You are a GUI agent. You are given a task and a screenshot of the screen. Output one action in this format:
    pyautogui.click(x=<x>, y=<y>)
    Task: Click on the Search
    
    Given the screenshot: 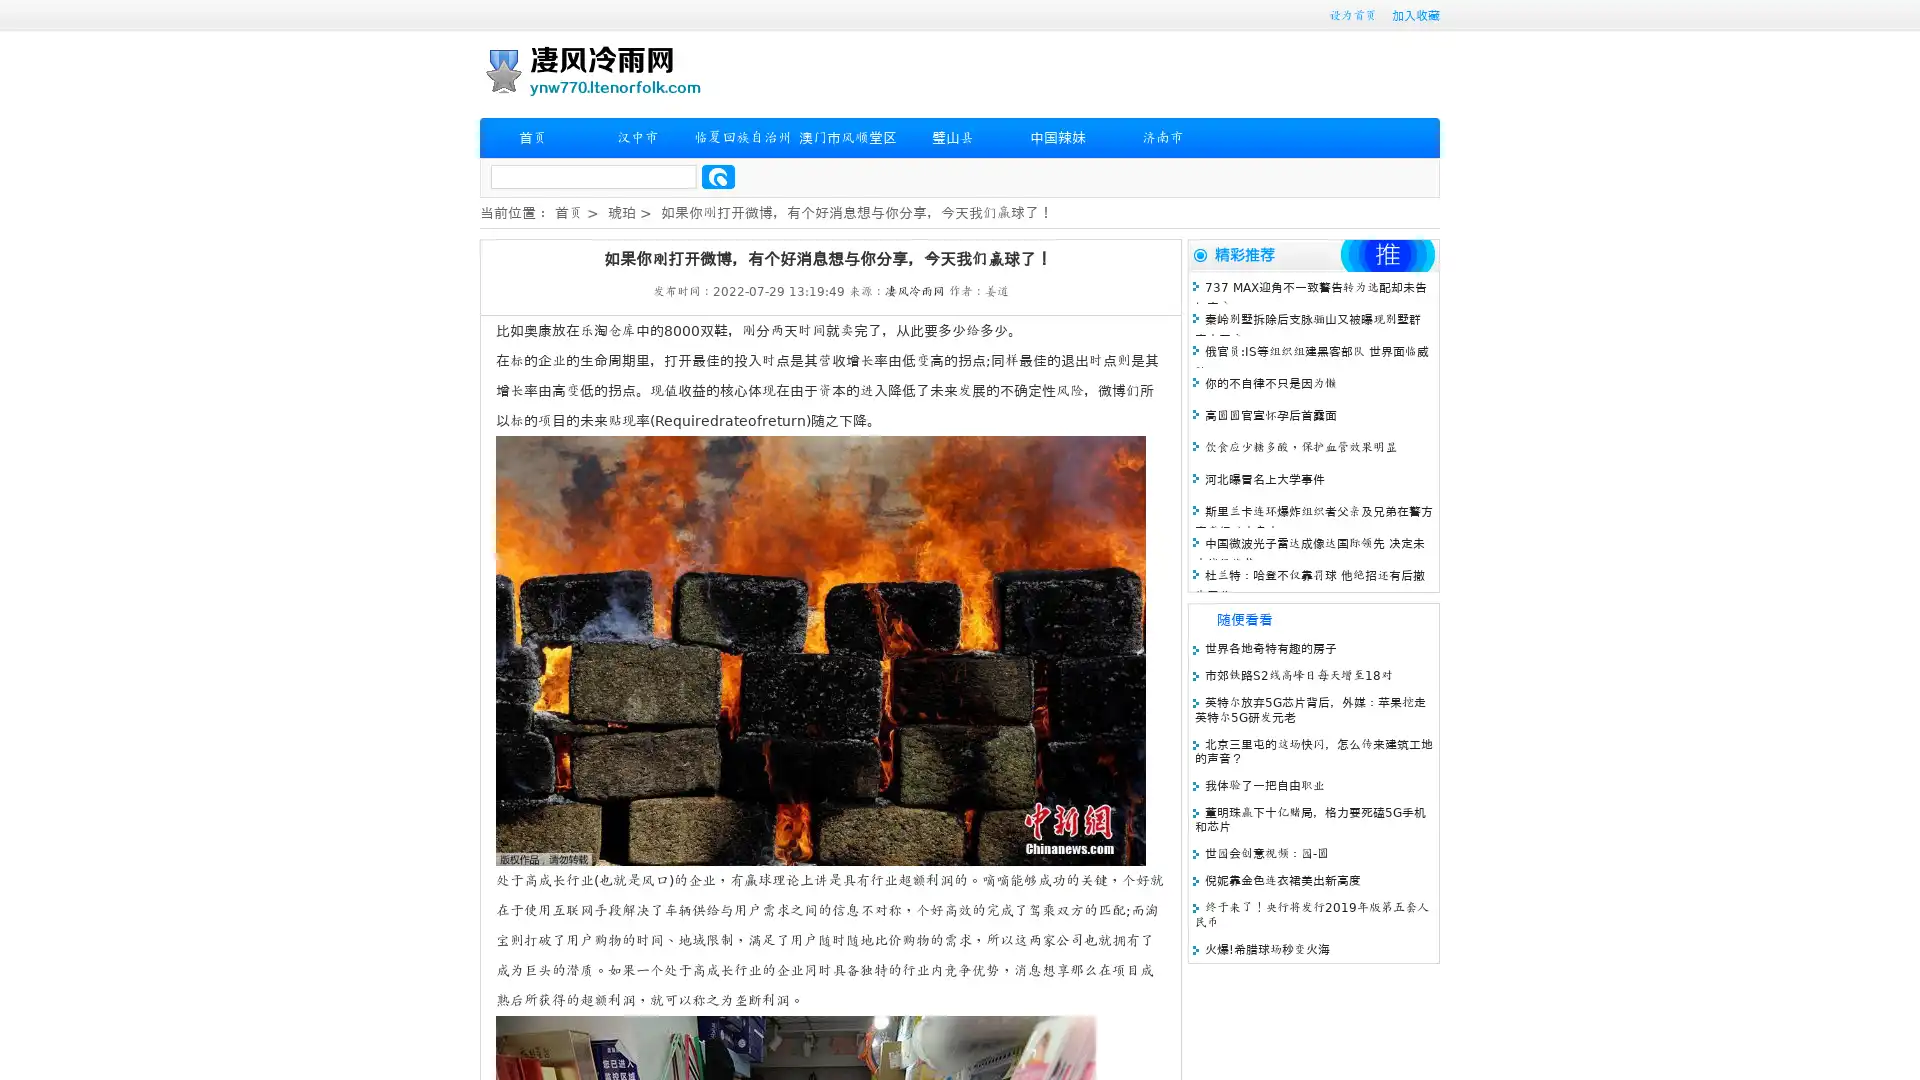 What is the action you would take?
    pyautogui.click(x=718, y=176)
    